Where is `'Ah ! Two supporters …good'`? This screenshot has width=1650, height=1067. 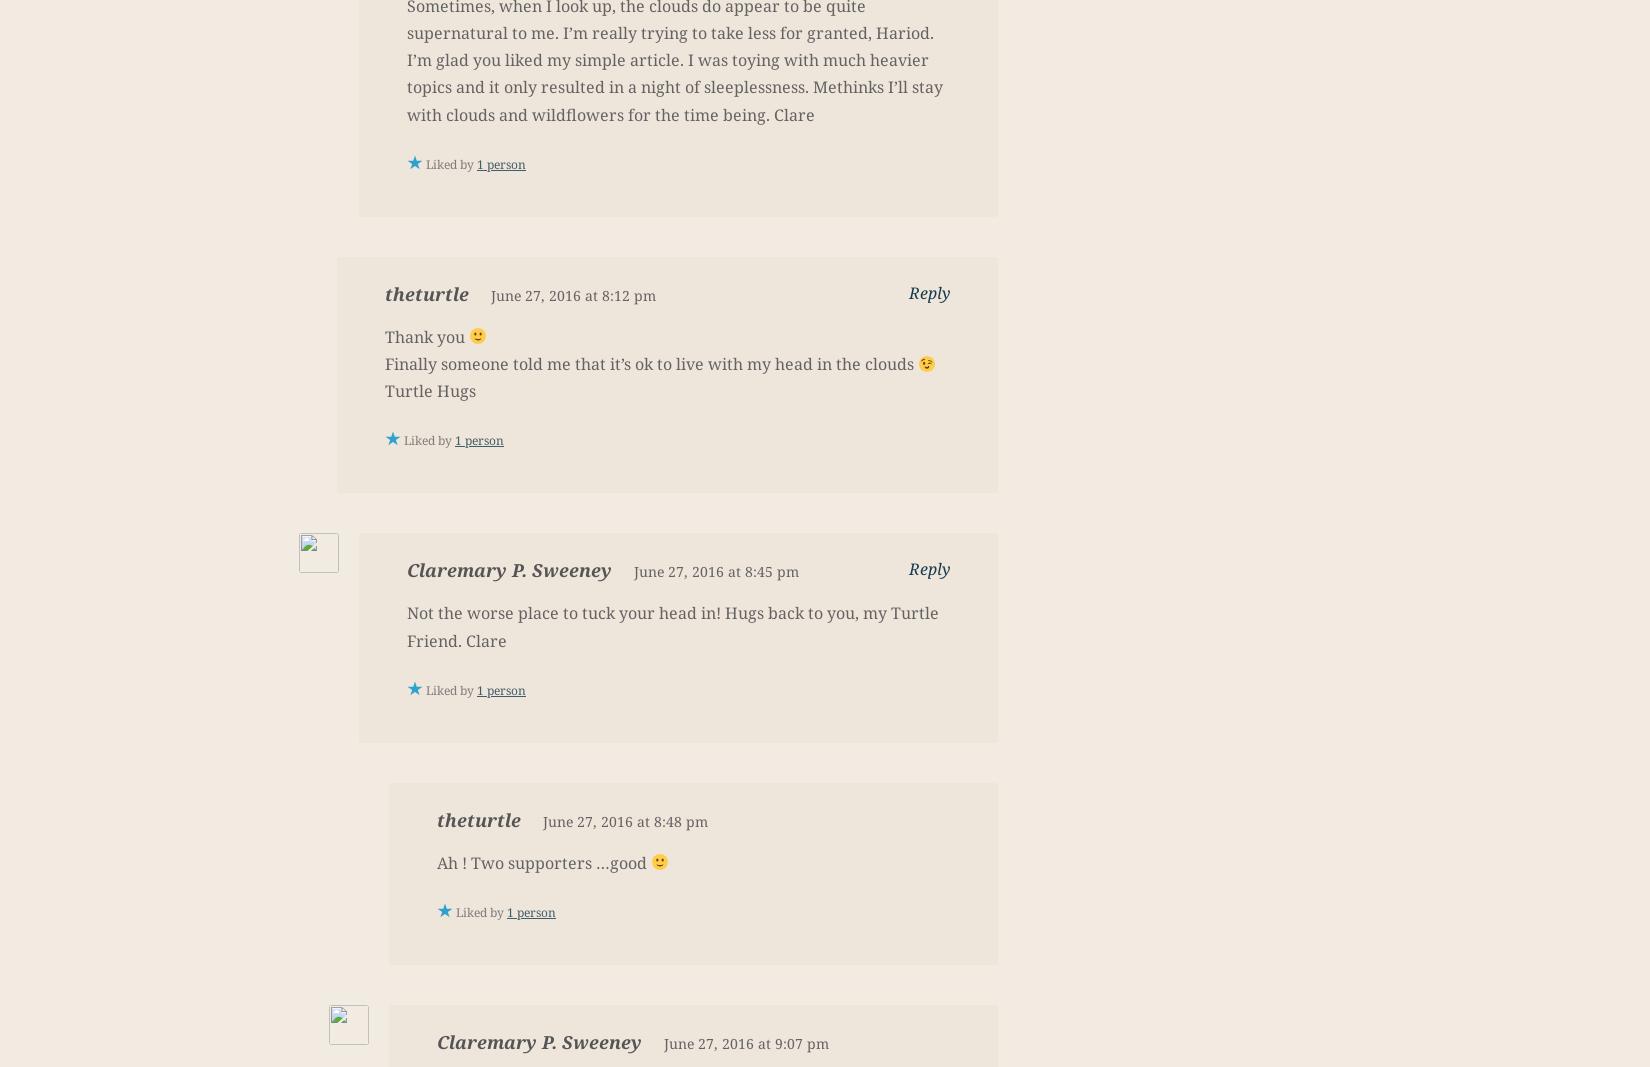 'Ah ! Two supporters …good' is located at coordinates (543, 861).